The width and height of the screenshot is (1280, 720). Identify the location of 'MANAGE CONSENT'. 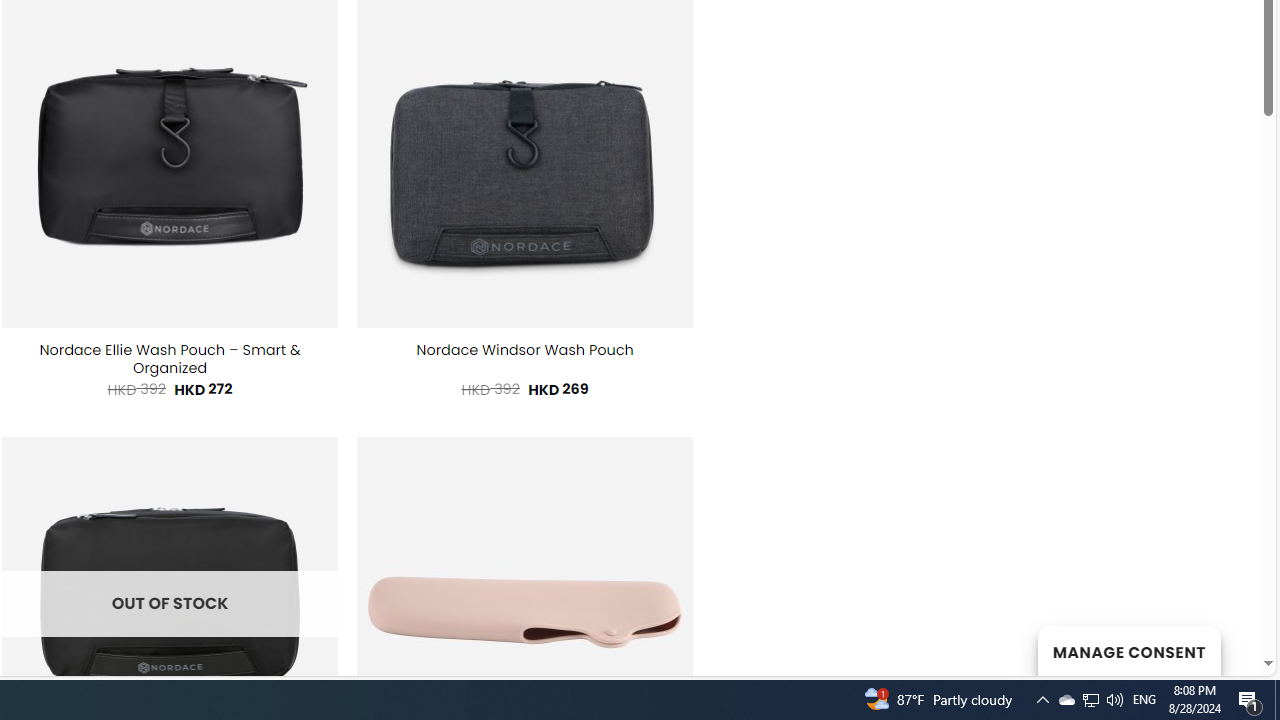
(1128, 650).